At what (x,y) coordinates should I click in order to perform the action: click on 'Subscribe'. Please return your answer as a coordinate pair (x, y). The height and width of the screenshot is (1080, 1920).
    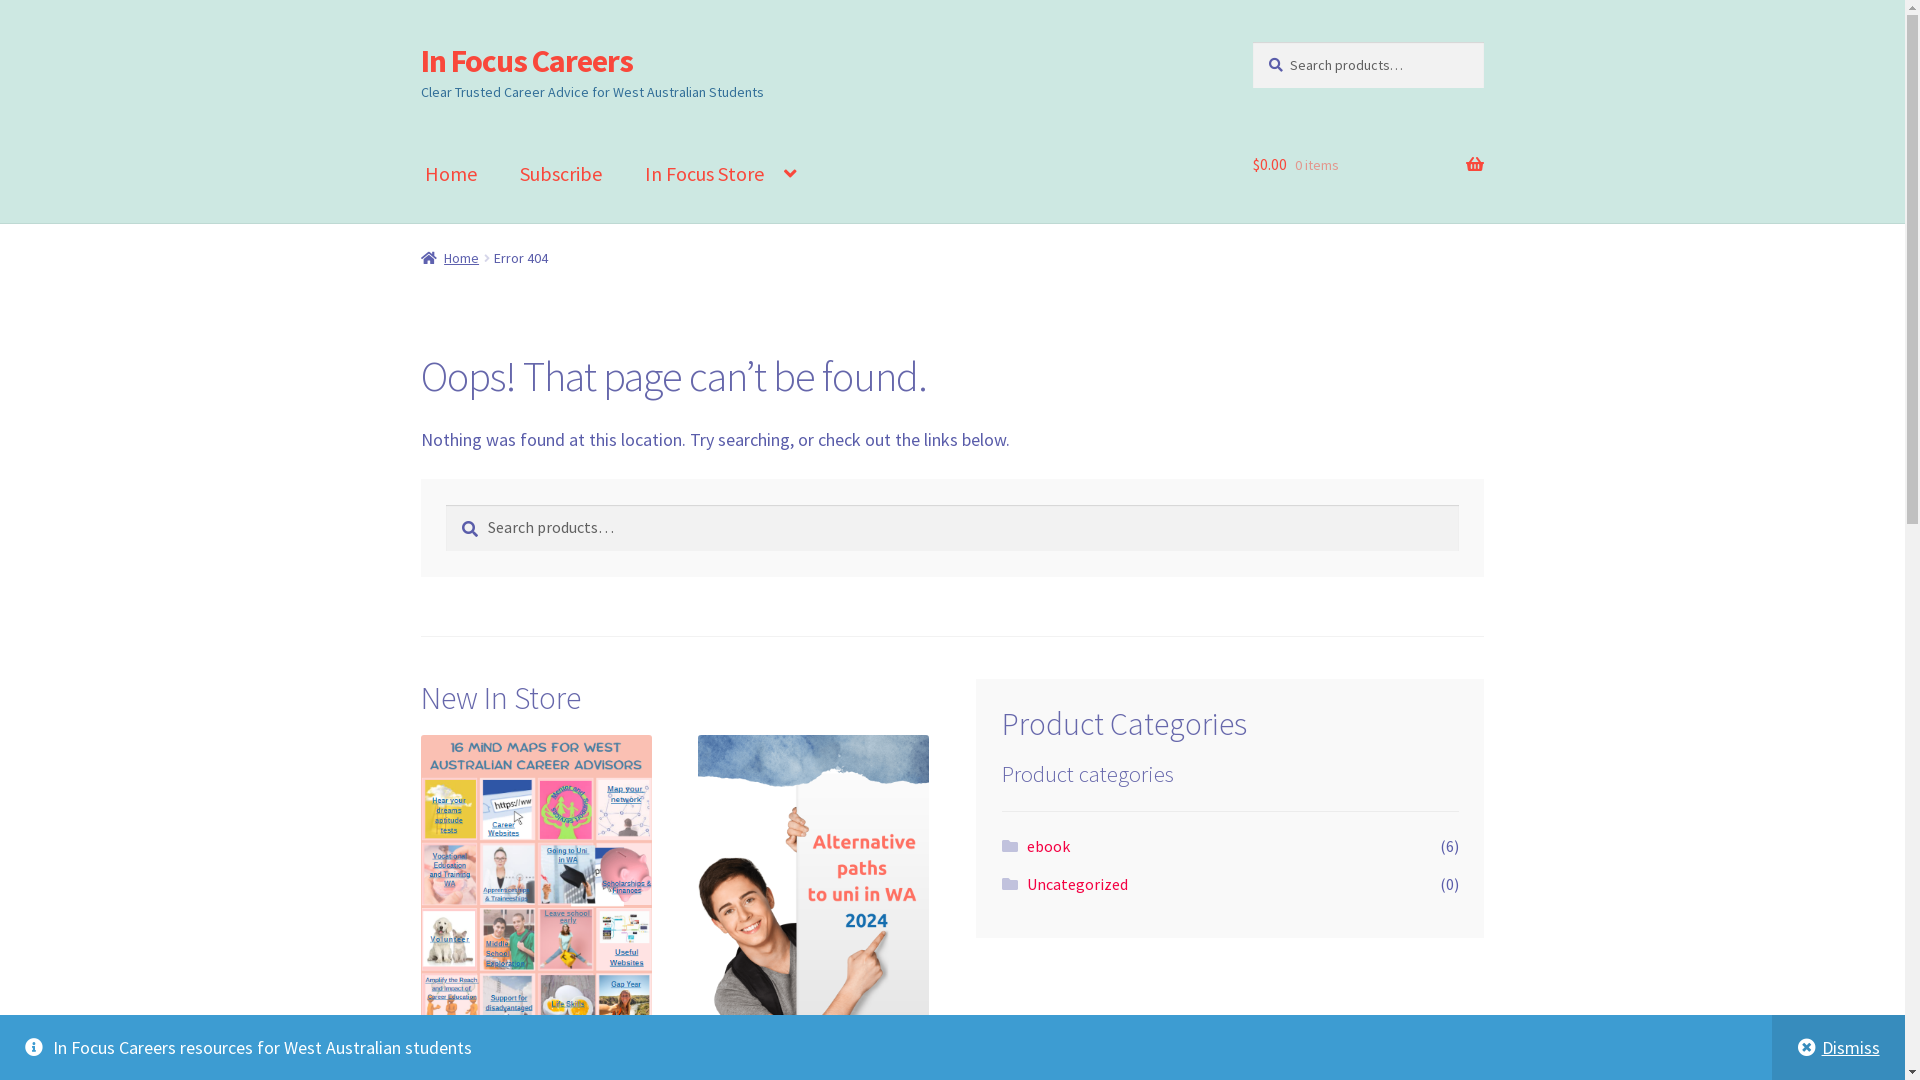
    Looking at the image, I should click on (499, 173).